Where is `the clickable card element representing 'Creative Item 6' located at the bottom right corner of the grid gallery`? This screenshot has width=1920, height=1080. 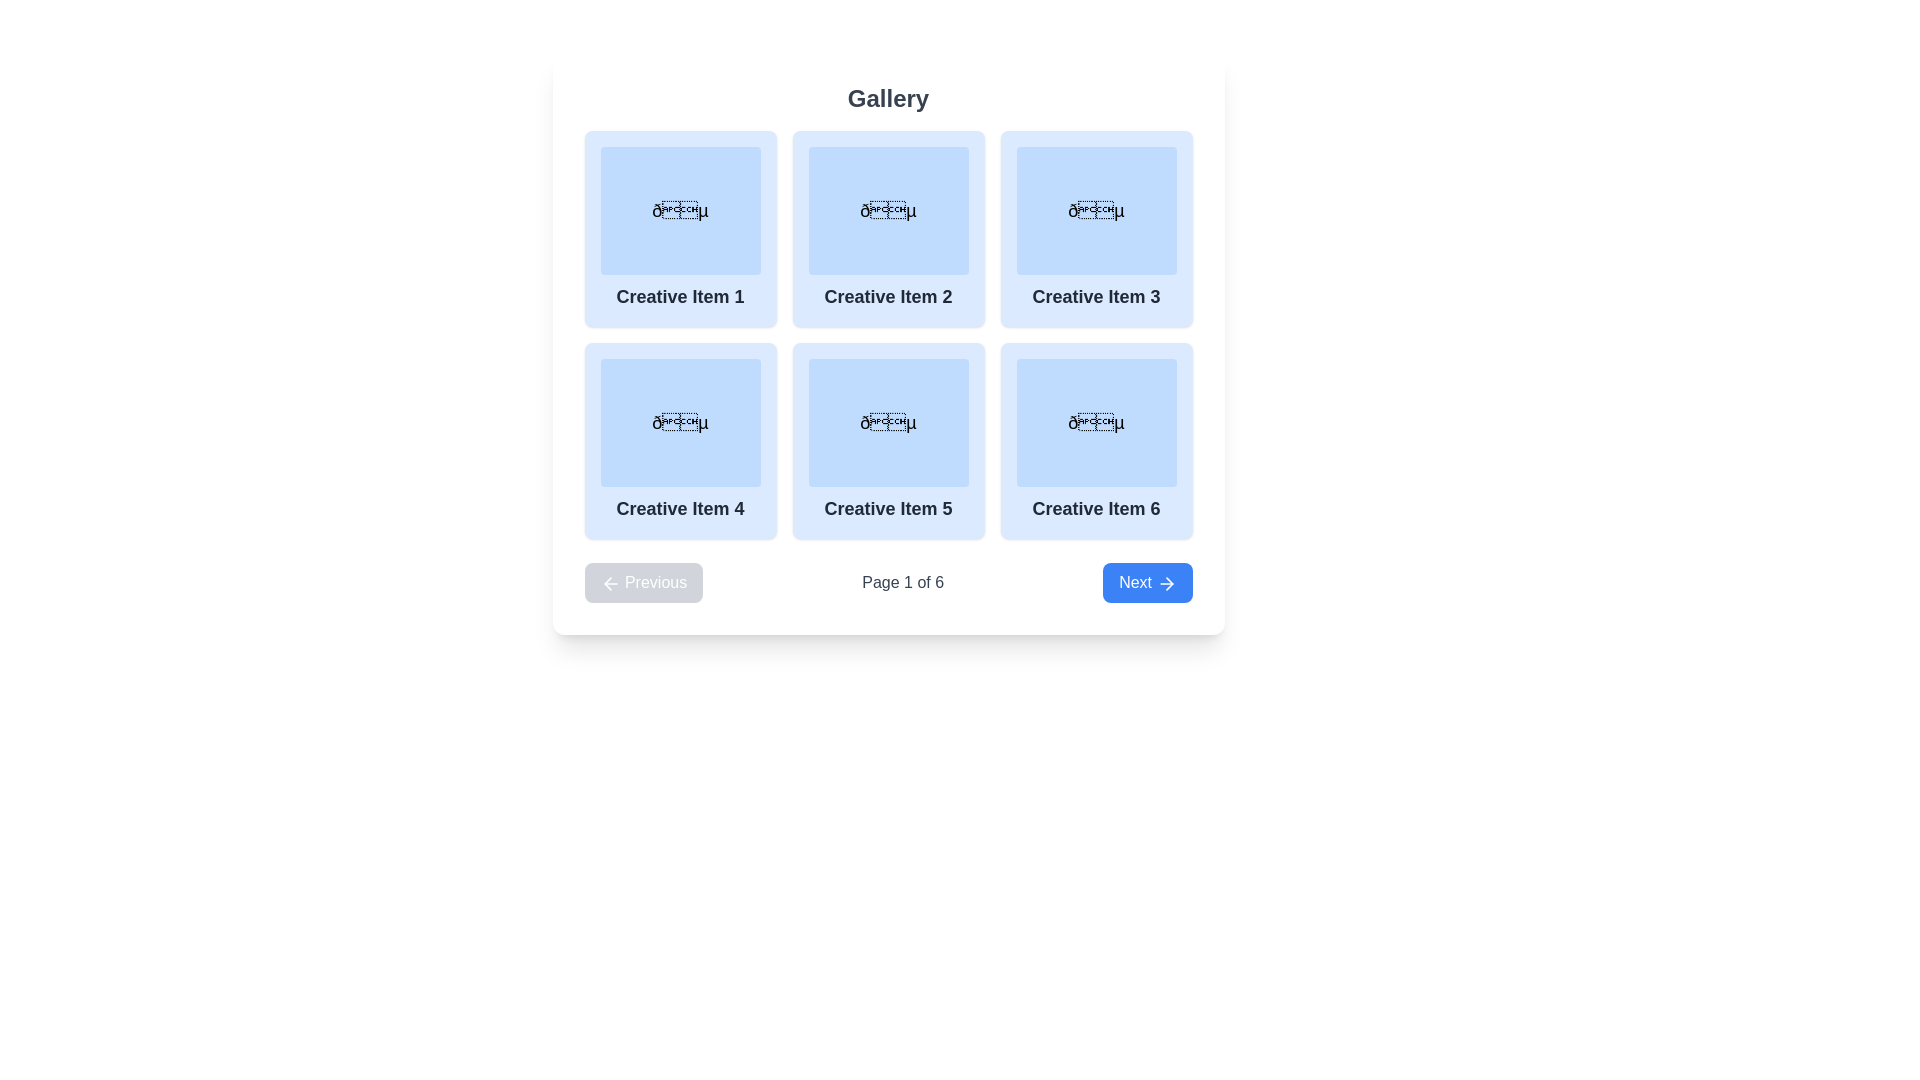 the clickable card element representing 'Creative Item 6' located at the bottom right corner of the grid gallery is located at coordinates (1095, 439).